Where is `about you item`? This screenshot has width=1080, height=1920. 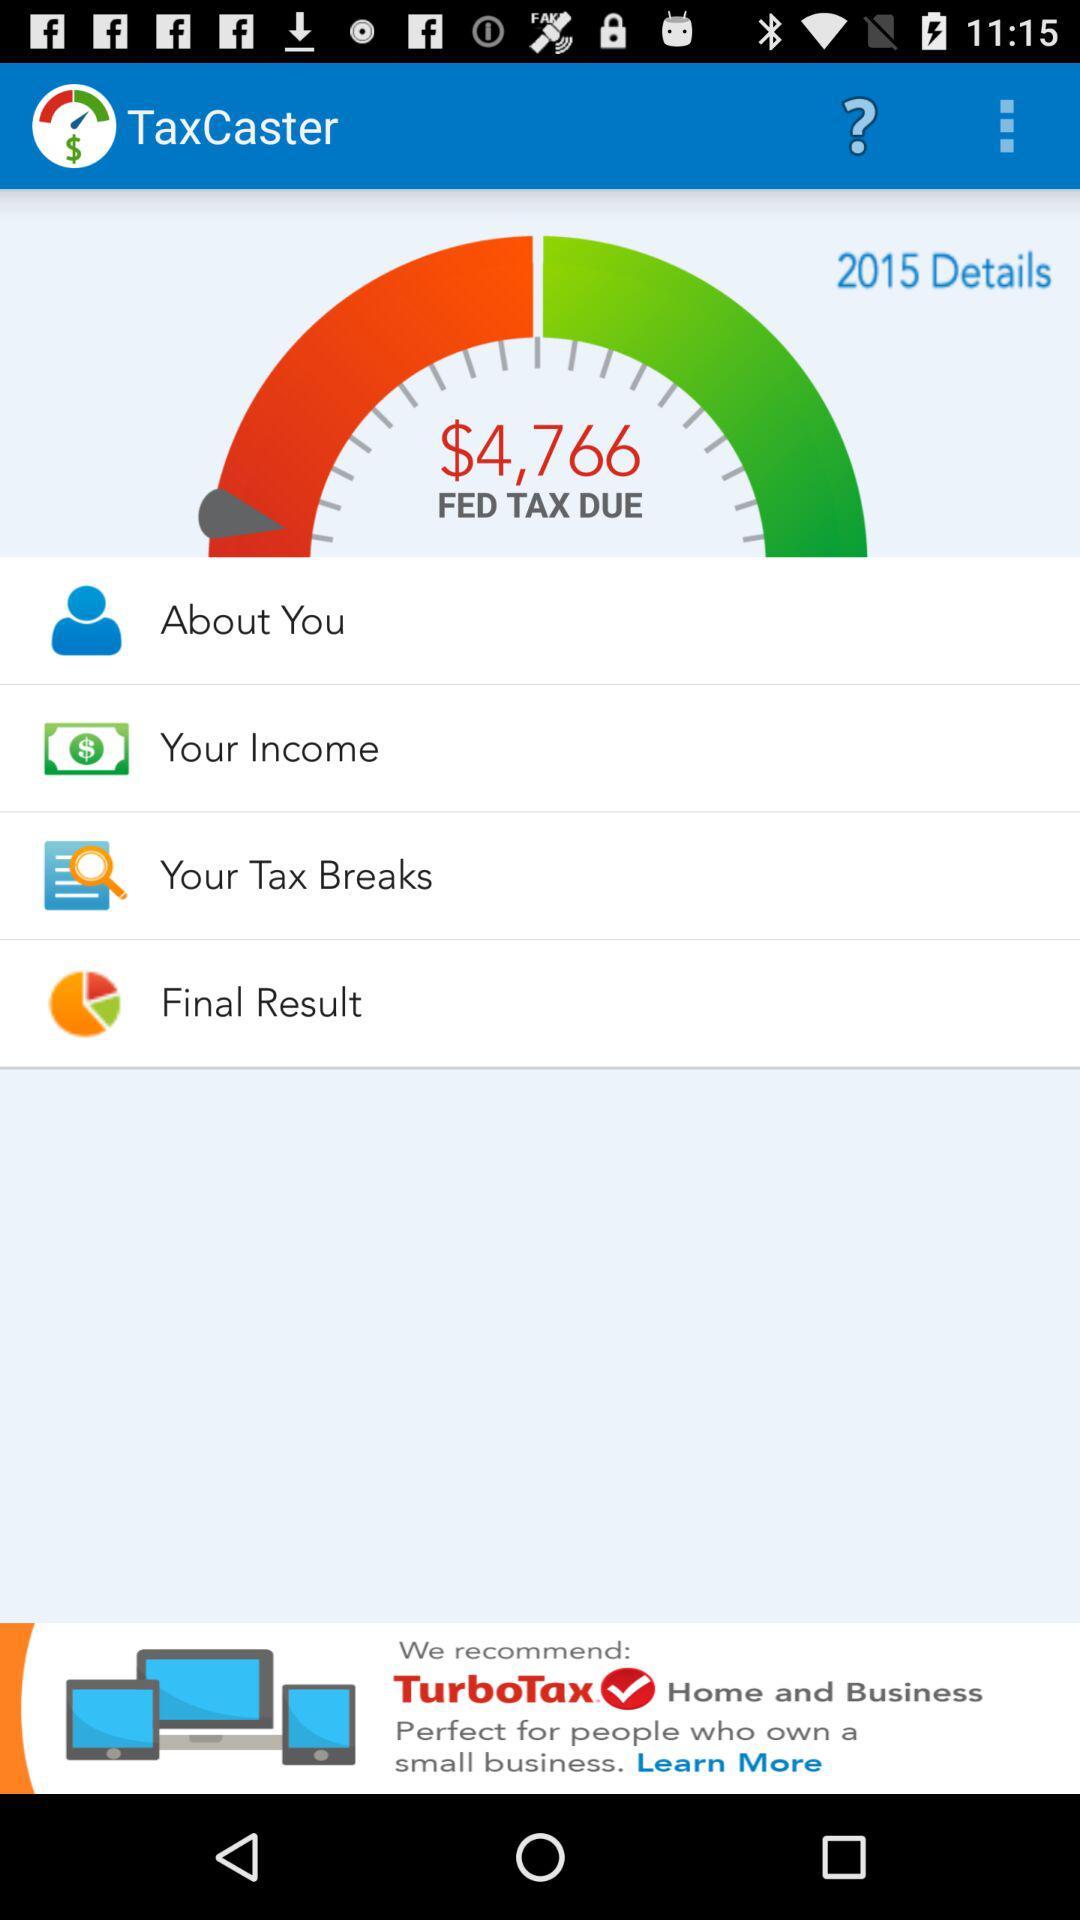
about you item is located at coordinates (601, 619).